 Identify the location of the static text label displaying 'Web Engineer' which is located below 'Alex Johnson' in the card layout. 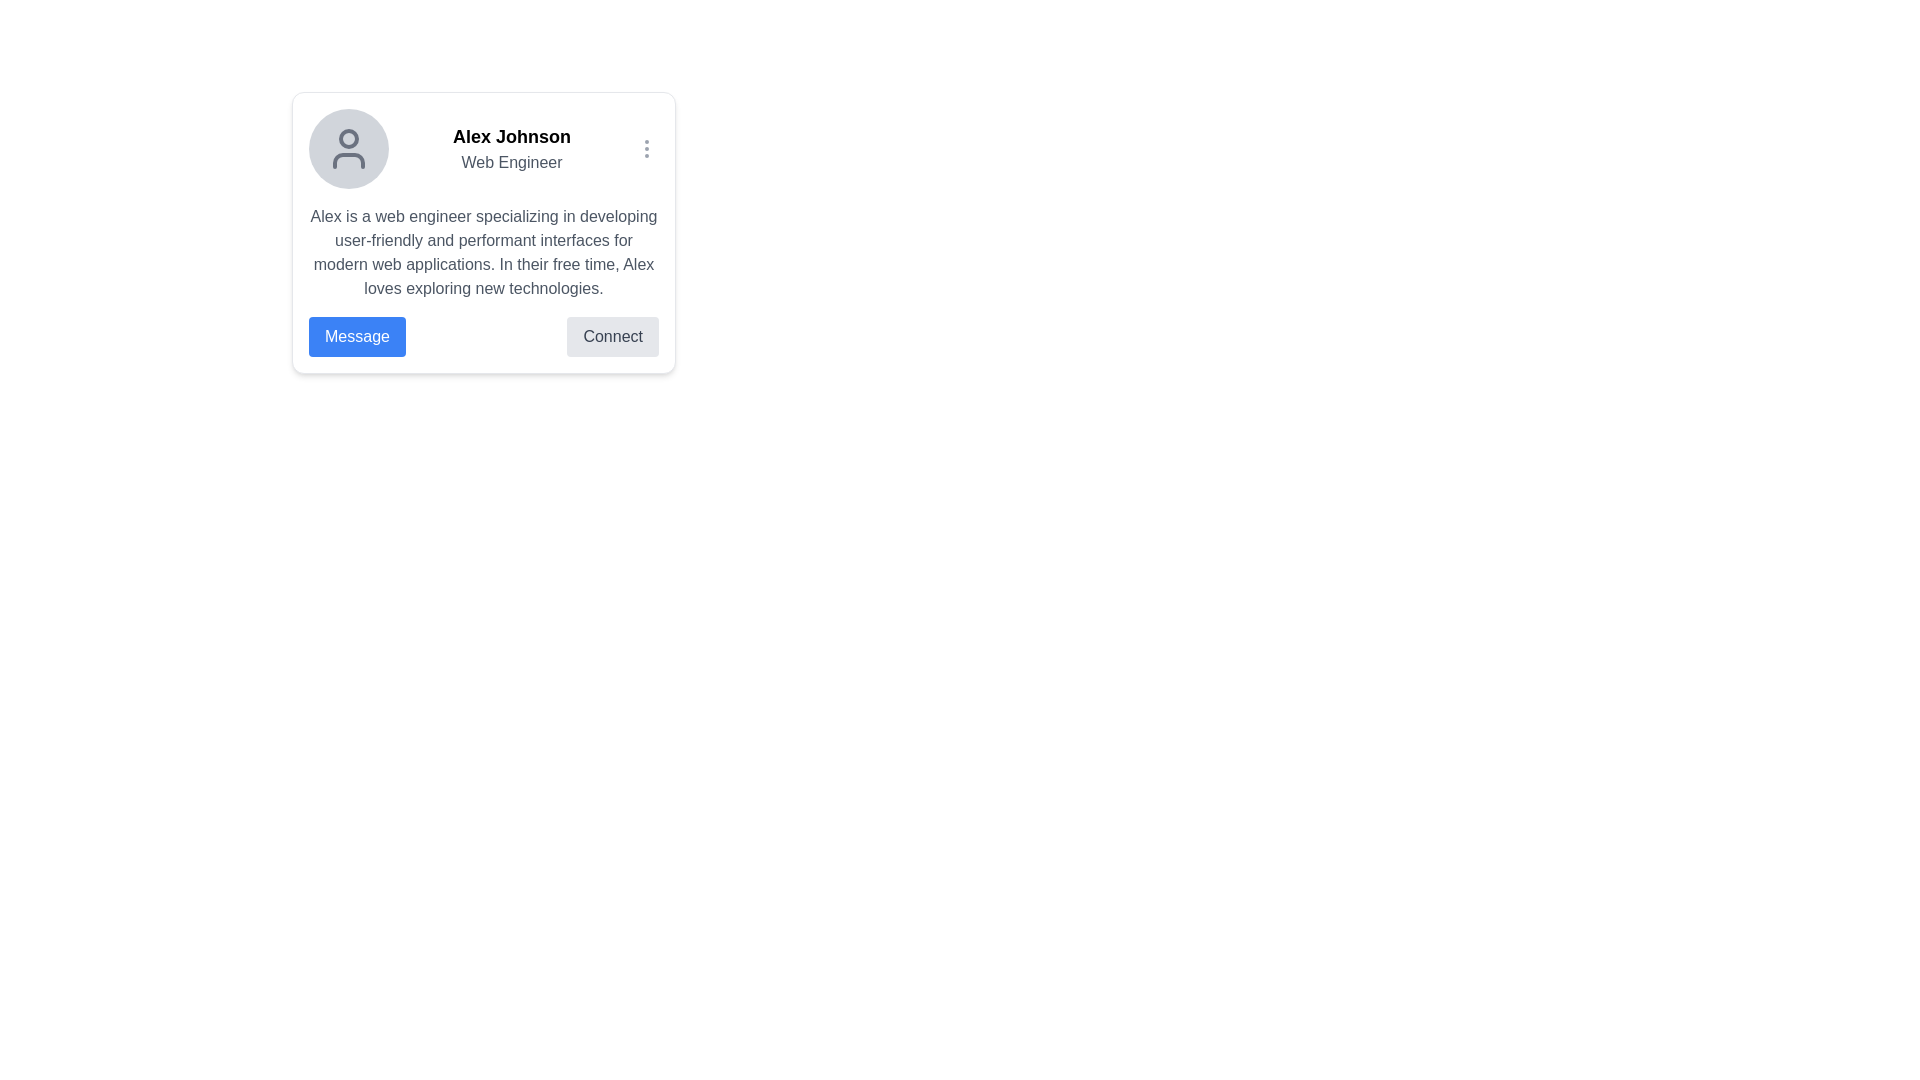
(512, 161).